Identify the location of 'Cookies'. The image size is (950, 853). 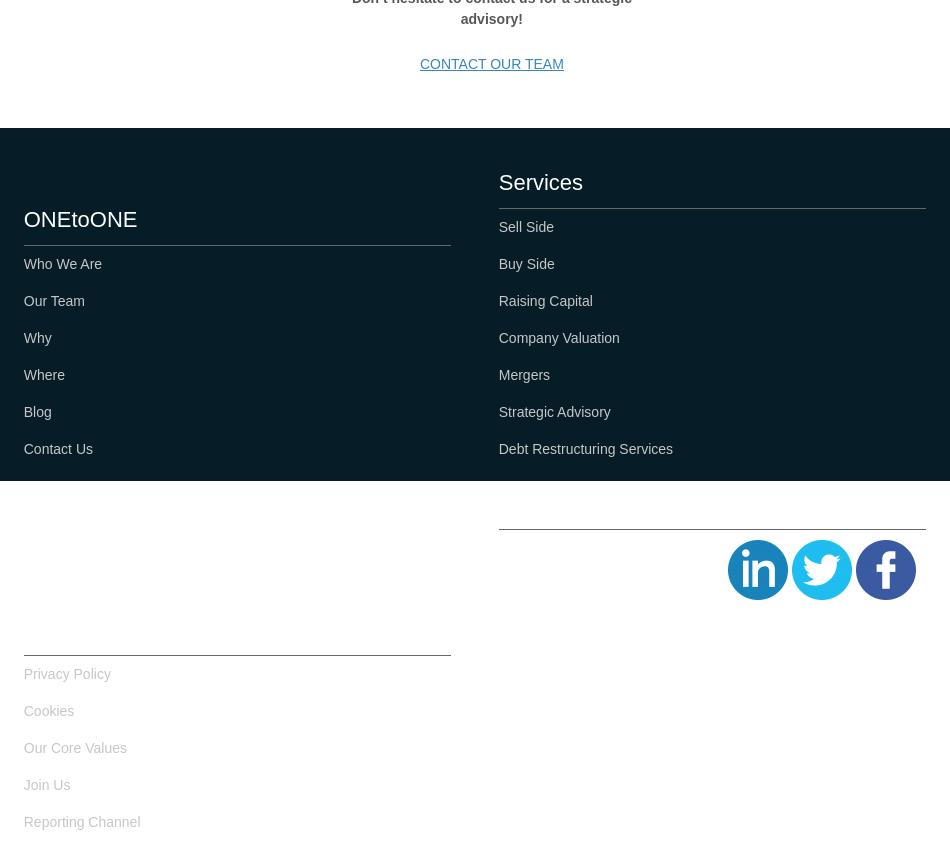
(48, 710).